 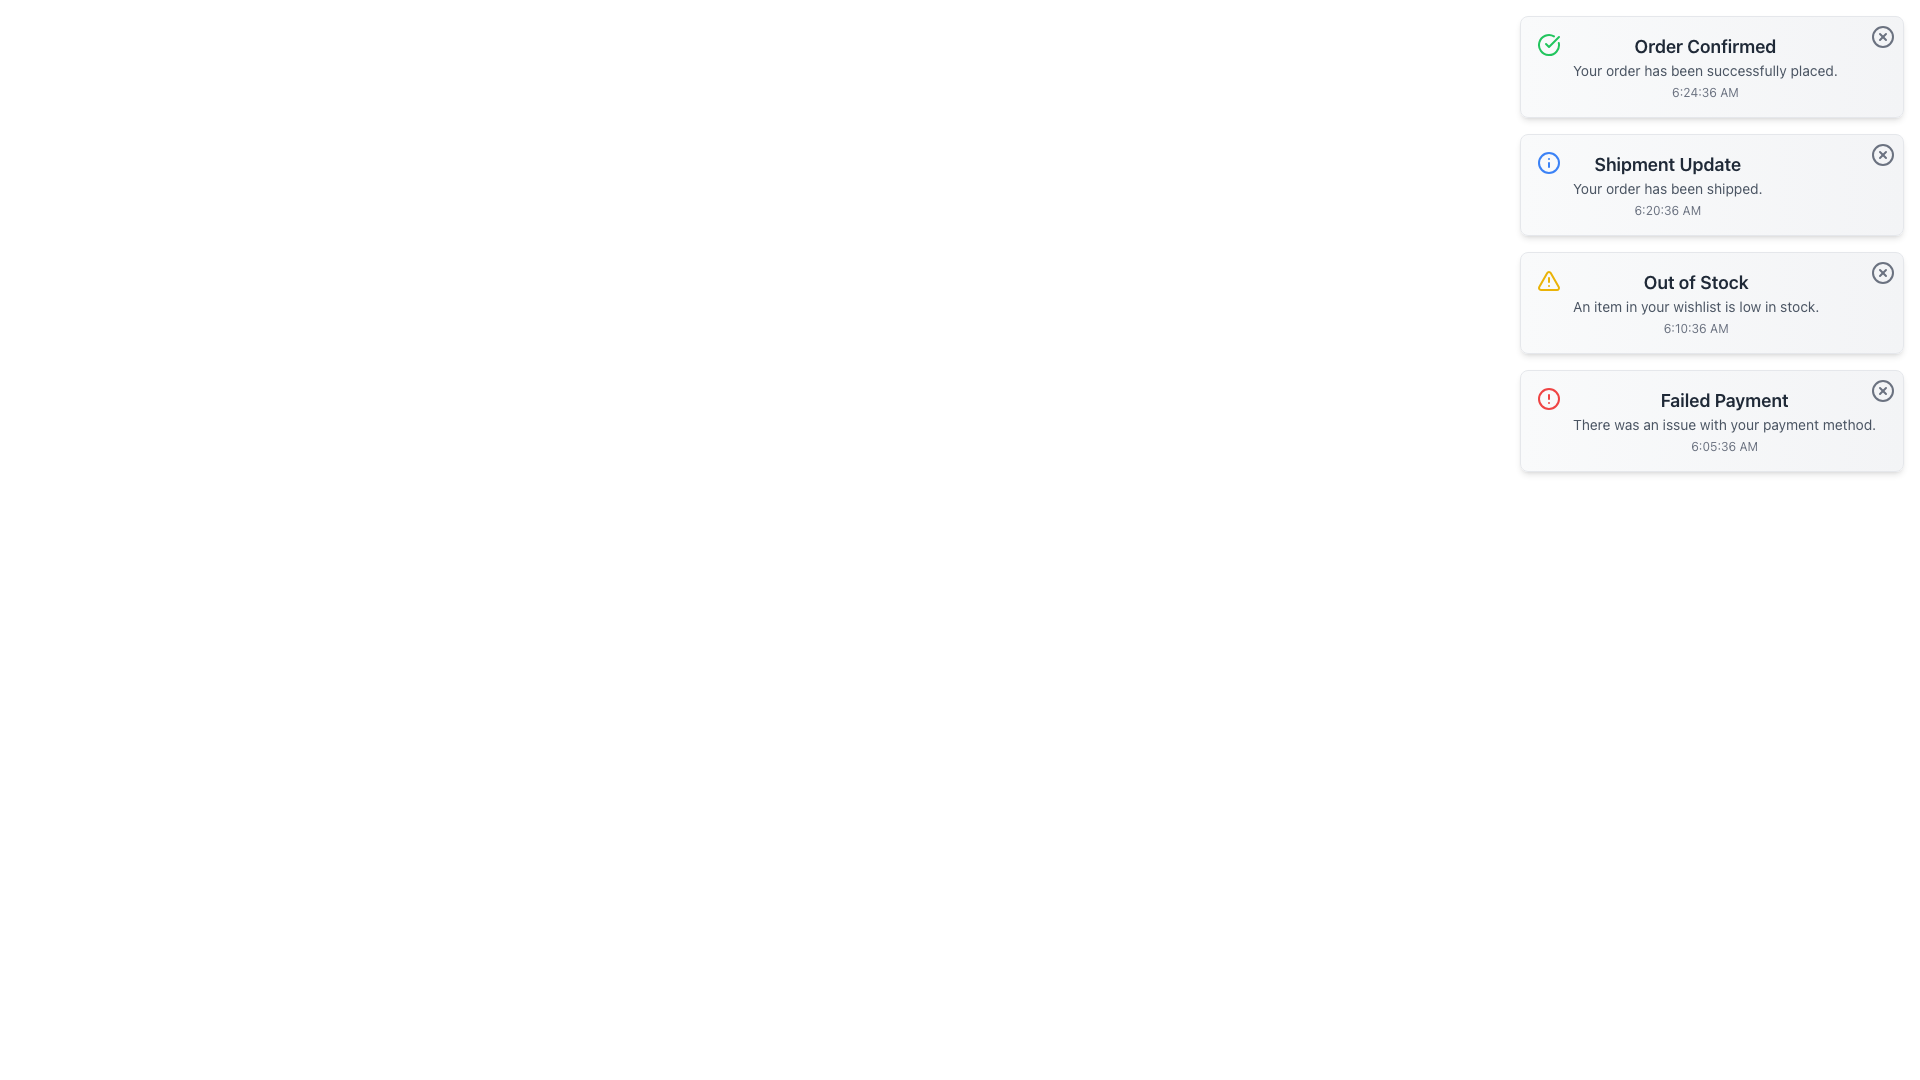 I want to click on the 'Failed Payment' textual notification component, which is the fourth alert in the list of notifications on the right-hand side of the interface, so click(x=1722, y=419).